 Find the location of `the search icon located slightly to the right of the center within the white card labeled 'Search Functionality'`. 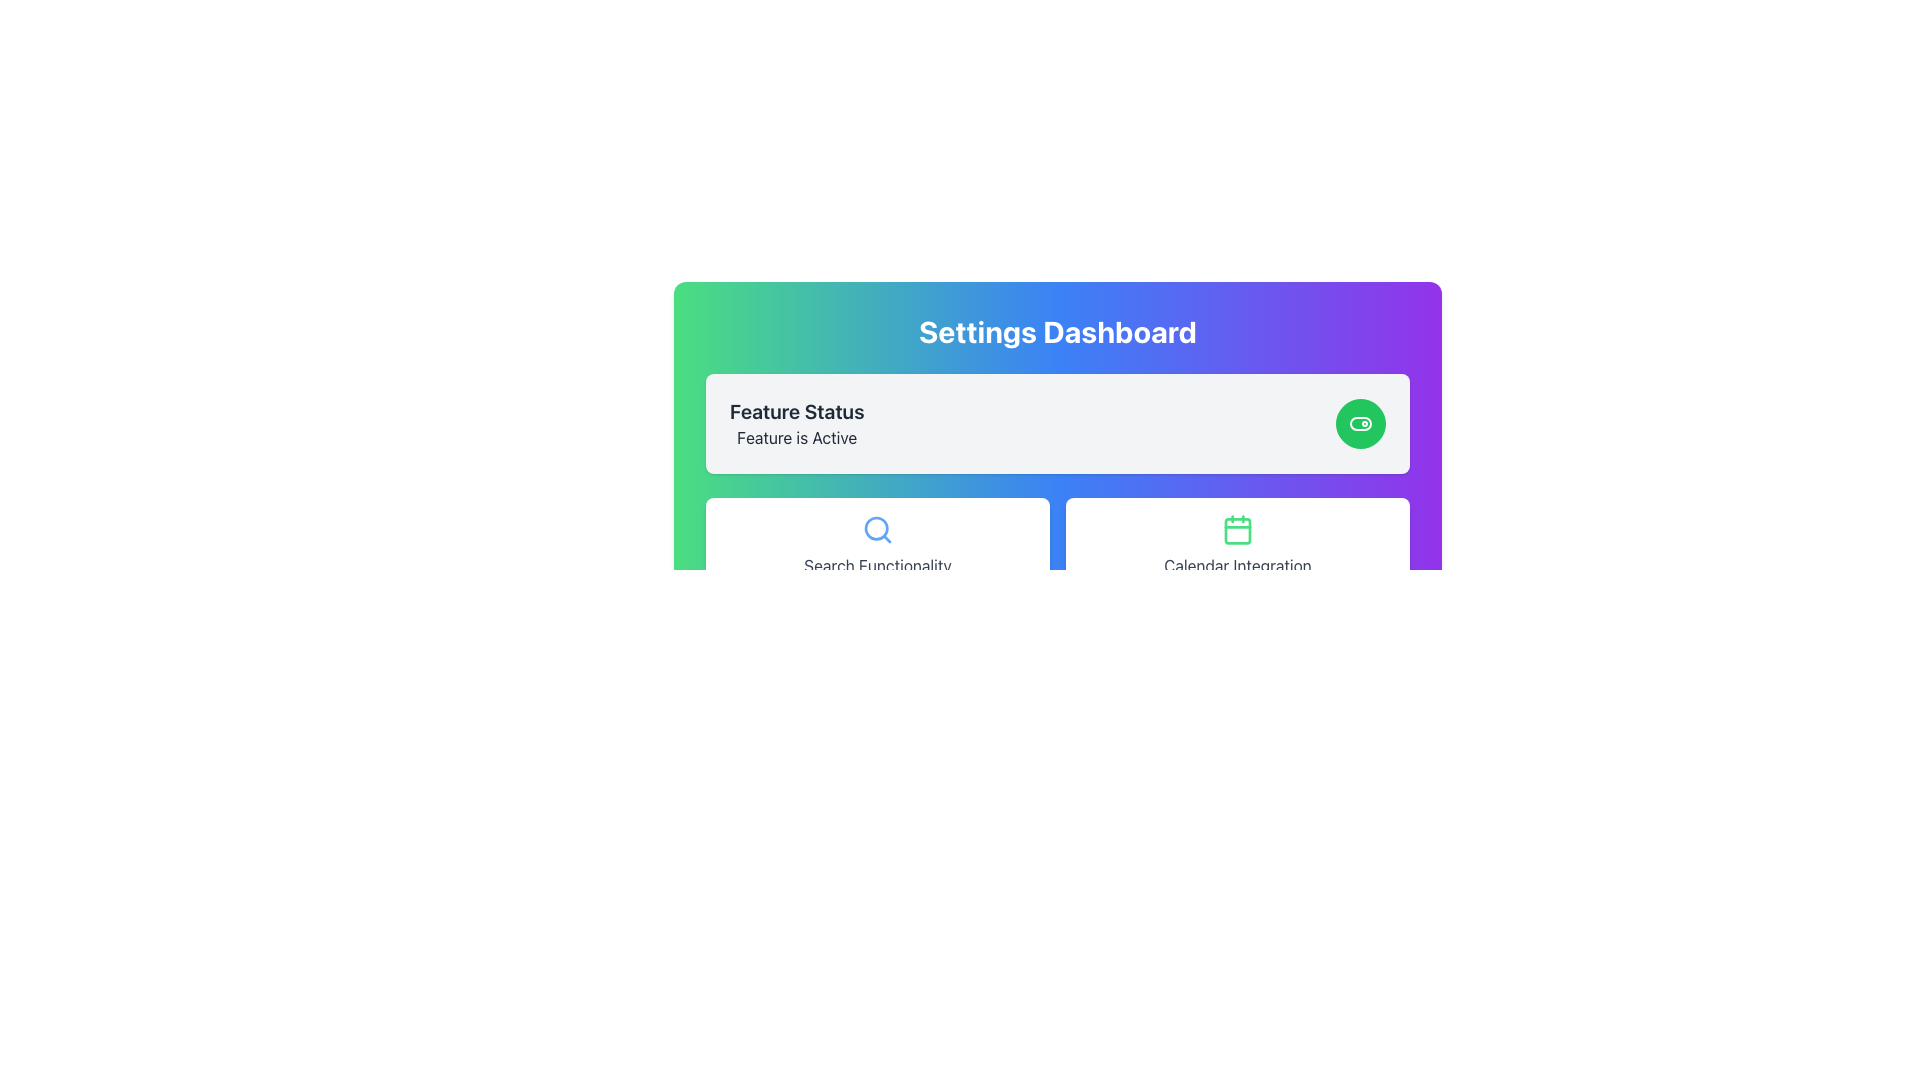

the search icon located slightly to the right of the center within the white card labeled 'Search Functionality' is located at coordinates (878, 528).